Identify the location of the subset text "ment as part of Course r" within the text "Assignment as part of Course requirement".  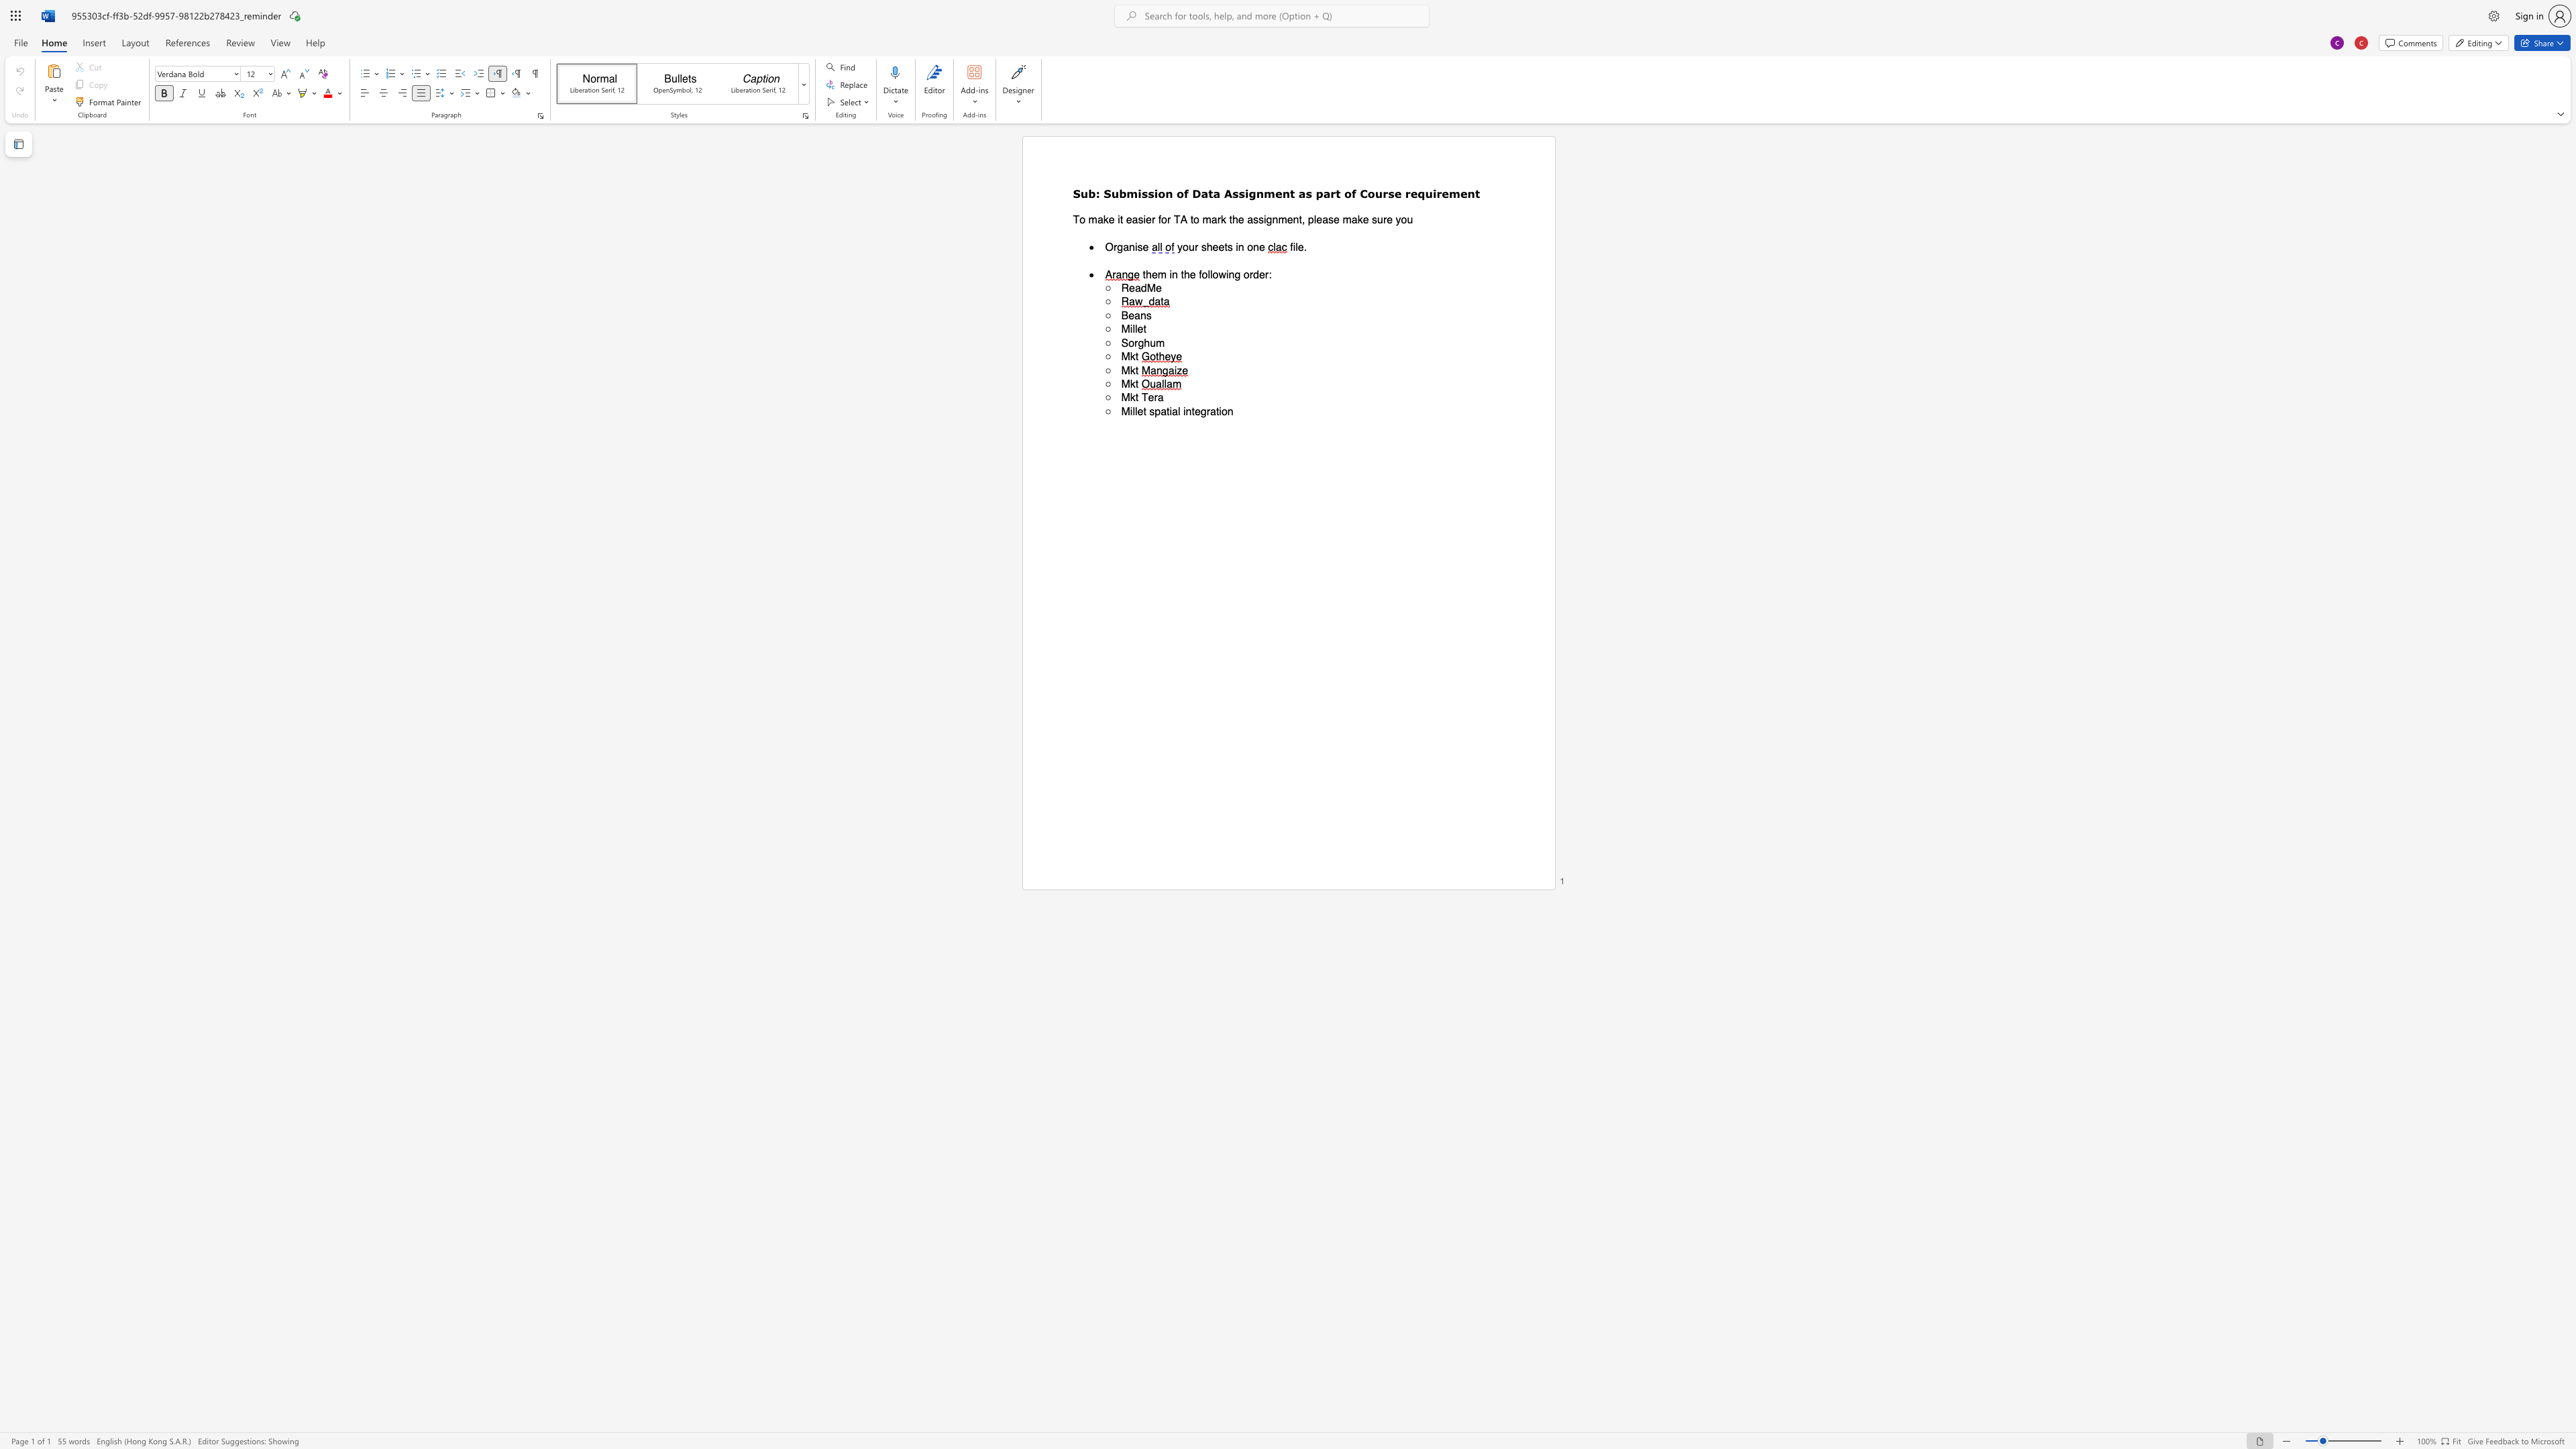
(1263, 192).